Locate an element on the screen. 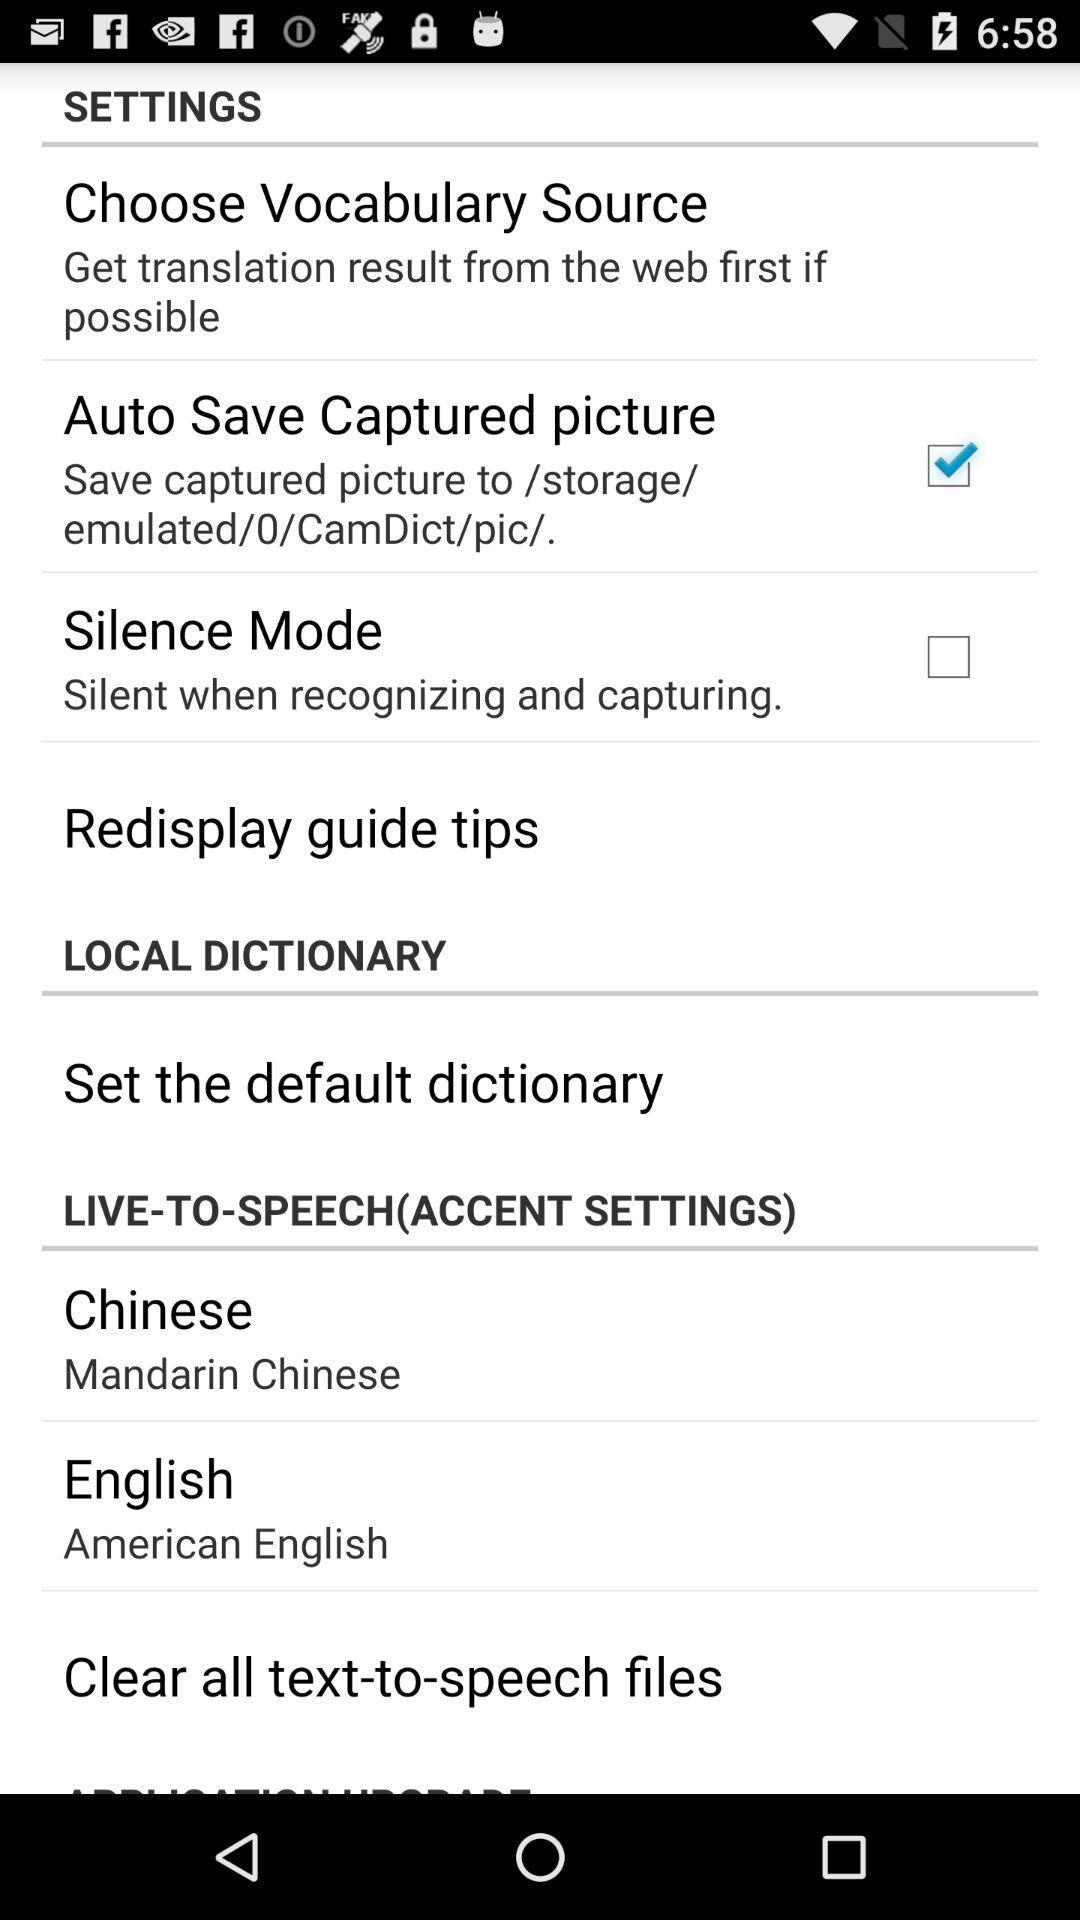 The height and width of the screenshot is (1920, 1080). silent when recognizing app is located at coordinates (422, 692).